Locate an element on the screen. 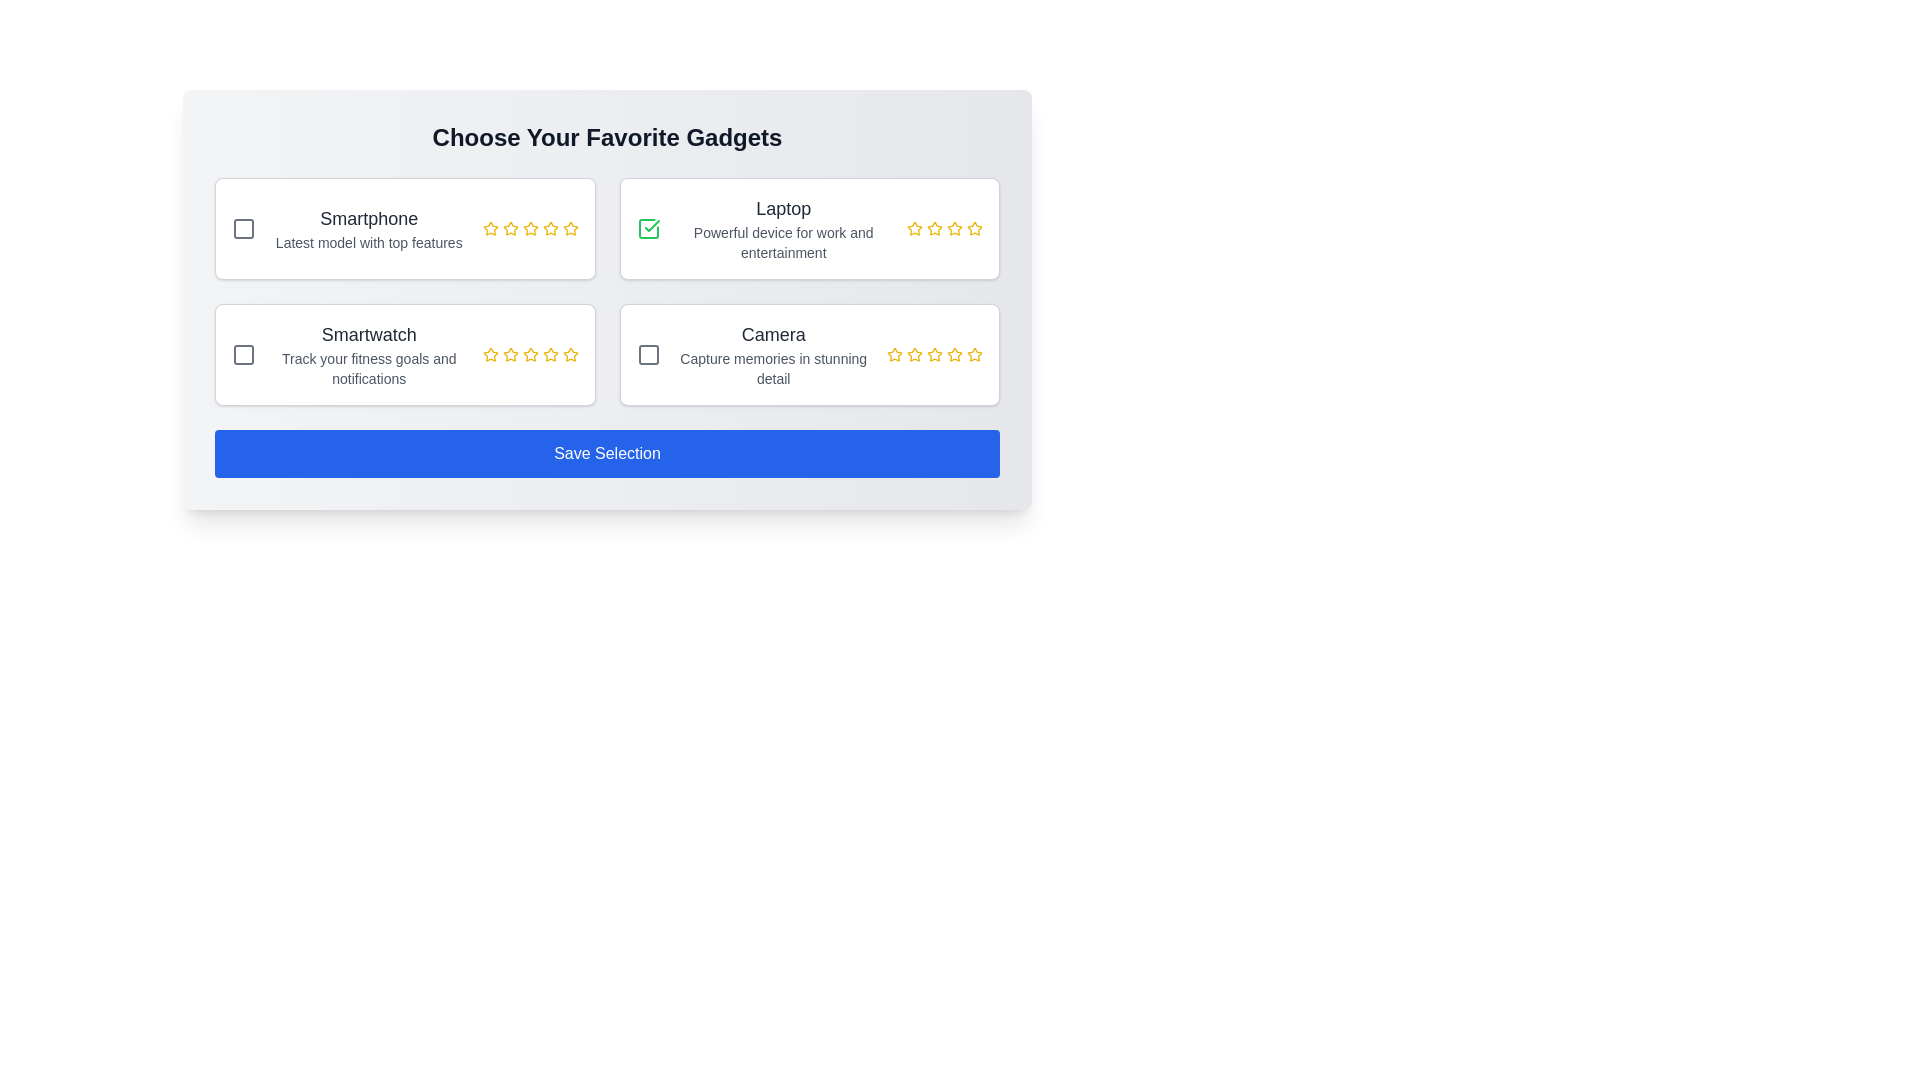 The width and height of the screenshot is (1920, 1080). the 'Laptop' text label, which serves as a heading for the laptop option in the upper-right segment of the interface is located at coordinates (782, 208).